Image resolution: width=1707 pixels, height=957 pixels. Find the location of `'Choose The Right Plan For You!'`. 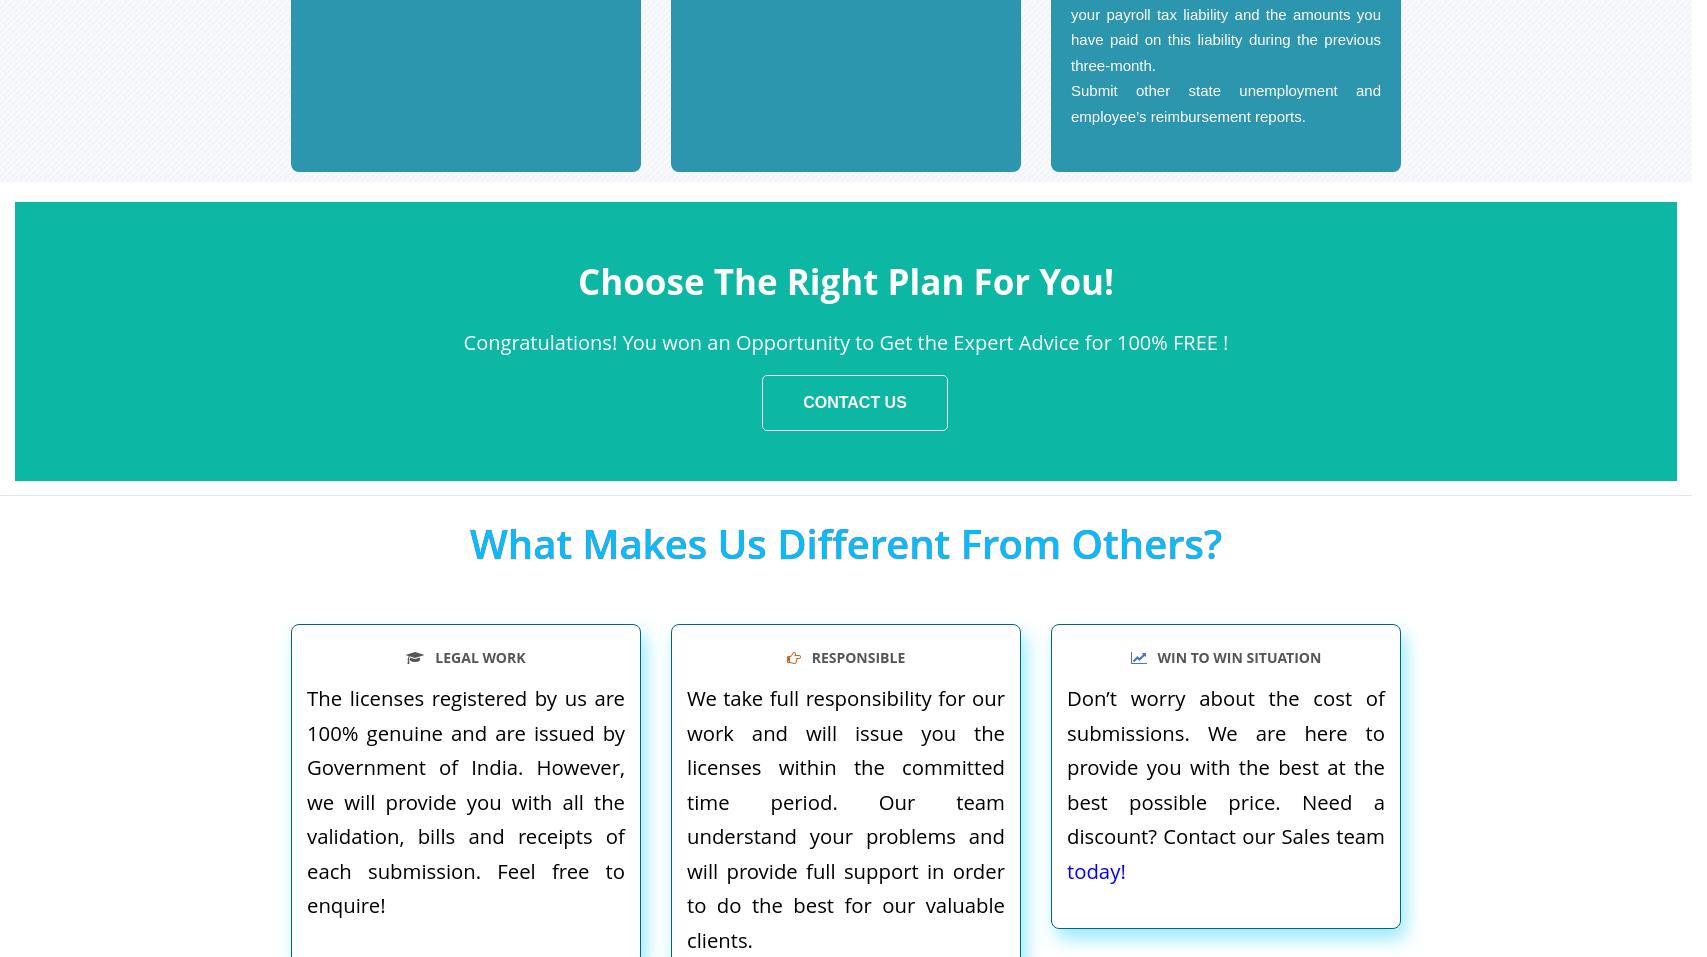

'Choose The Right Plan For You!' is located at coordinates (845, 279).